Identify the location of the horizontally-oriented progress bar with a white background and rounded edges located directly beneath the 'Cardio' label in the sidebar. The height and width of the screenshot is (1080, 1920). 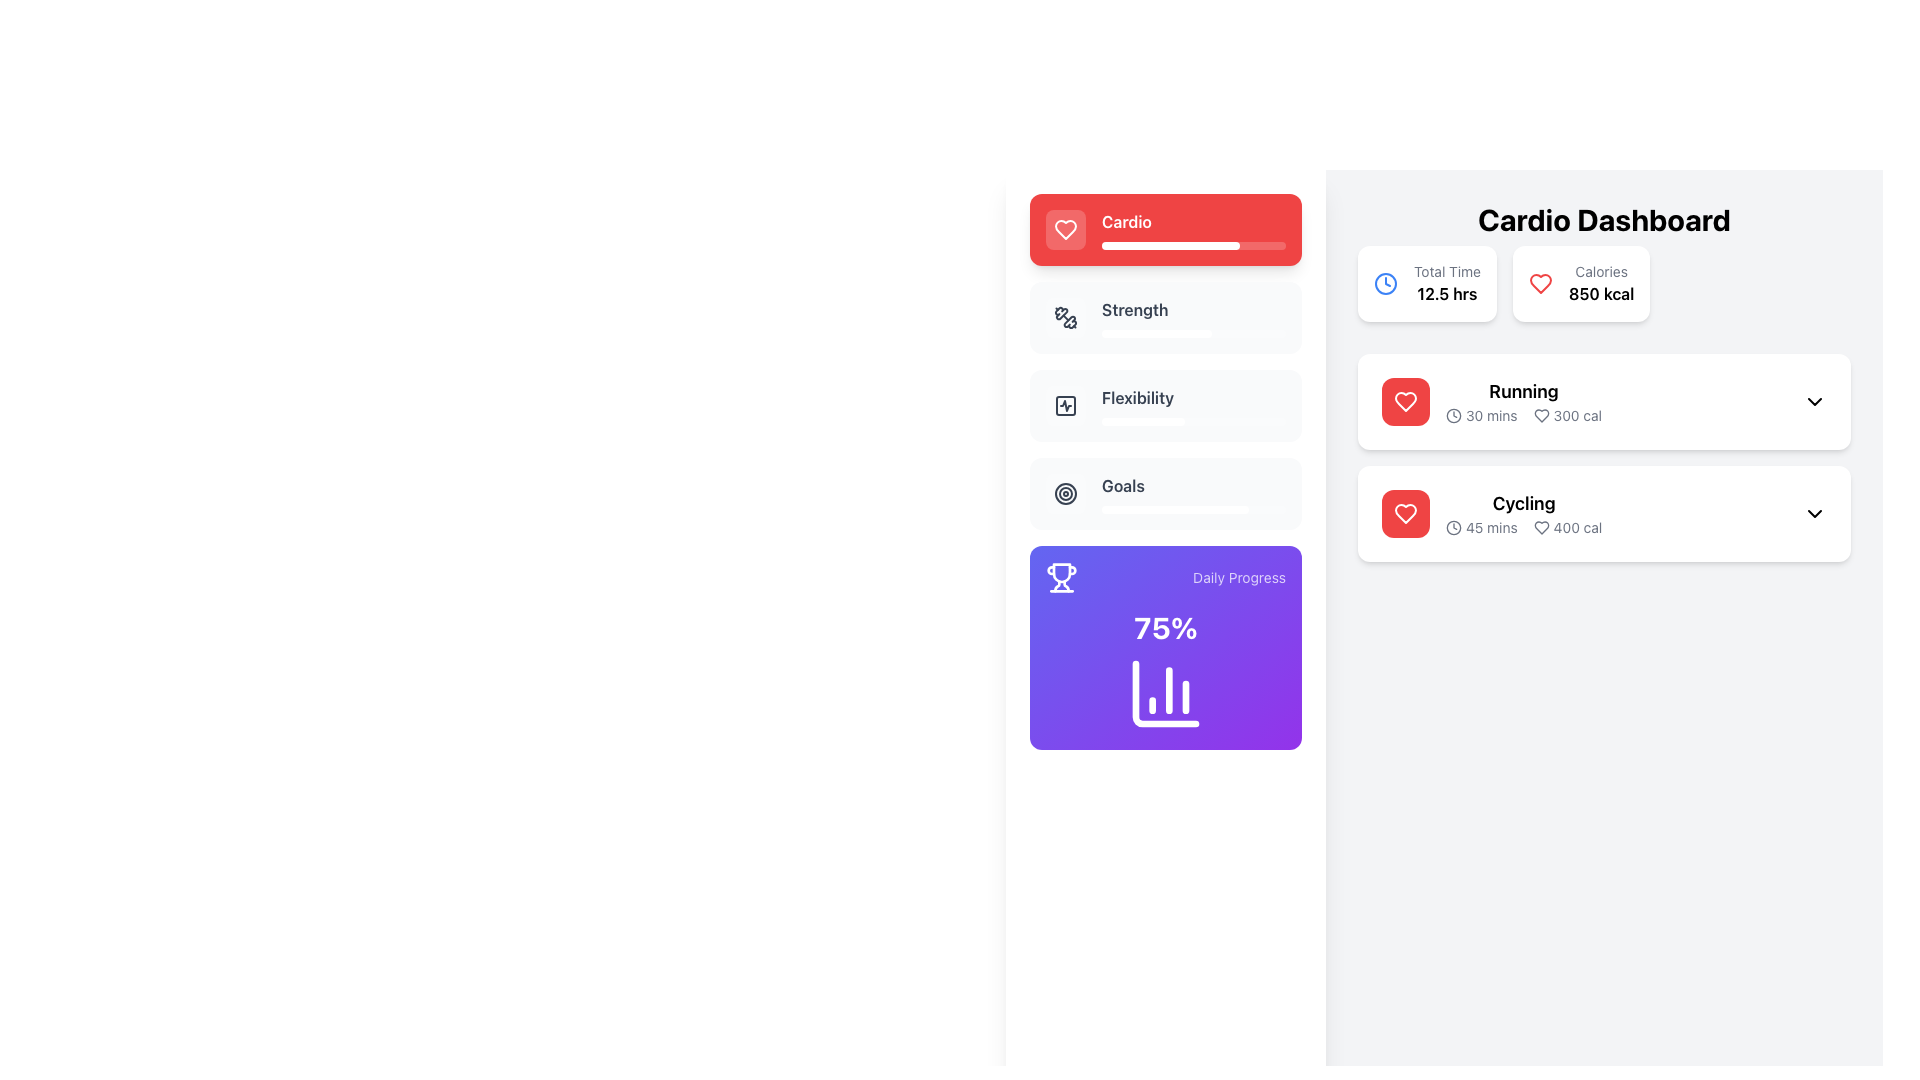
(1194, 245).